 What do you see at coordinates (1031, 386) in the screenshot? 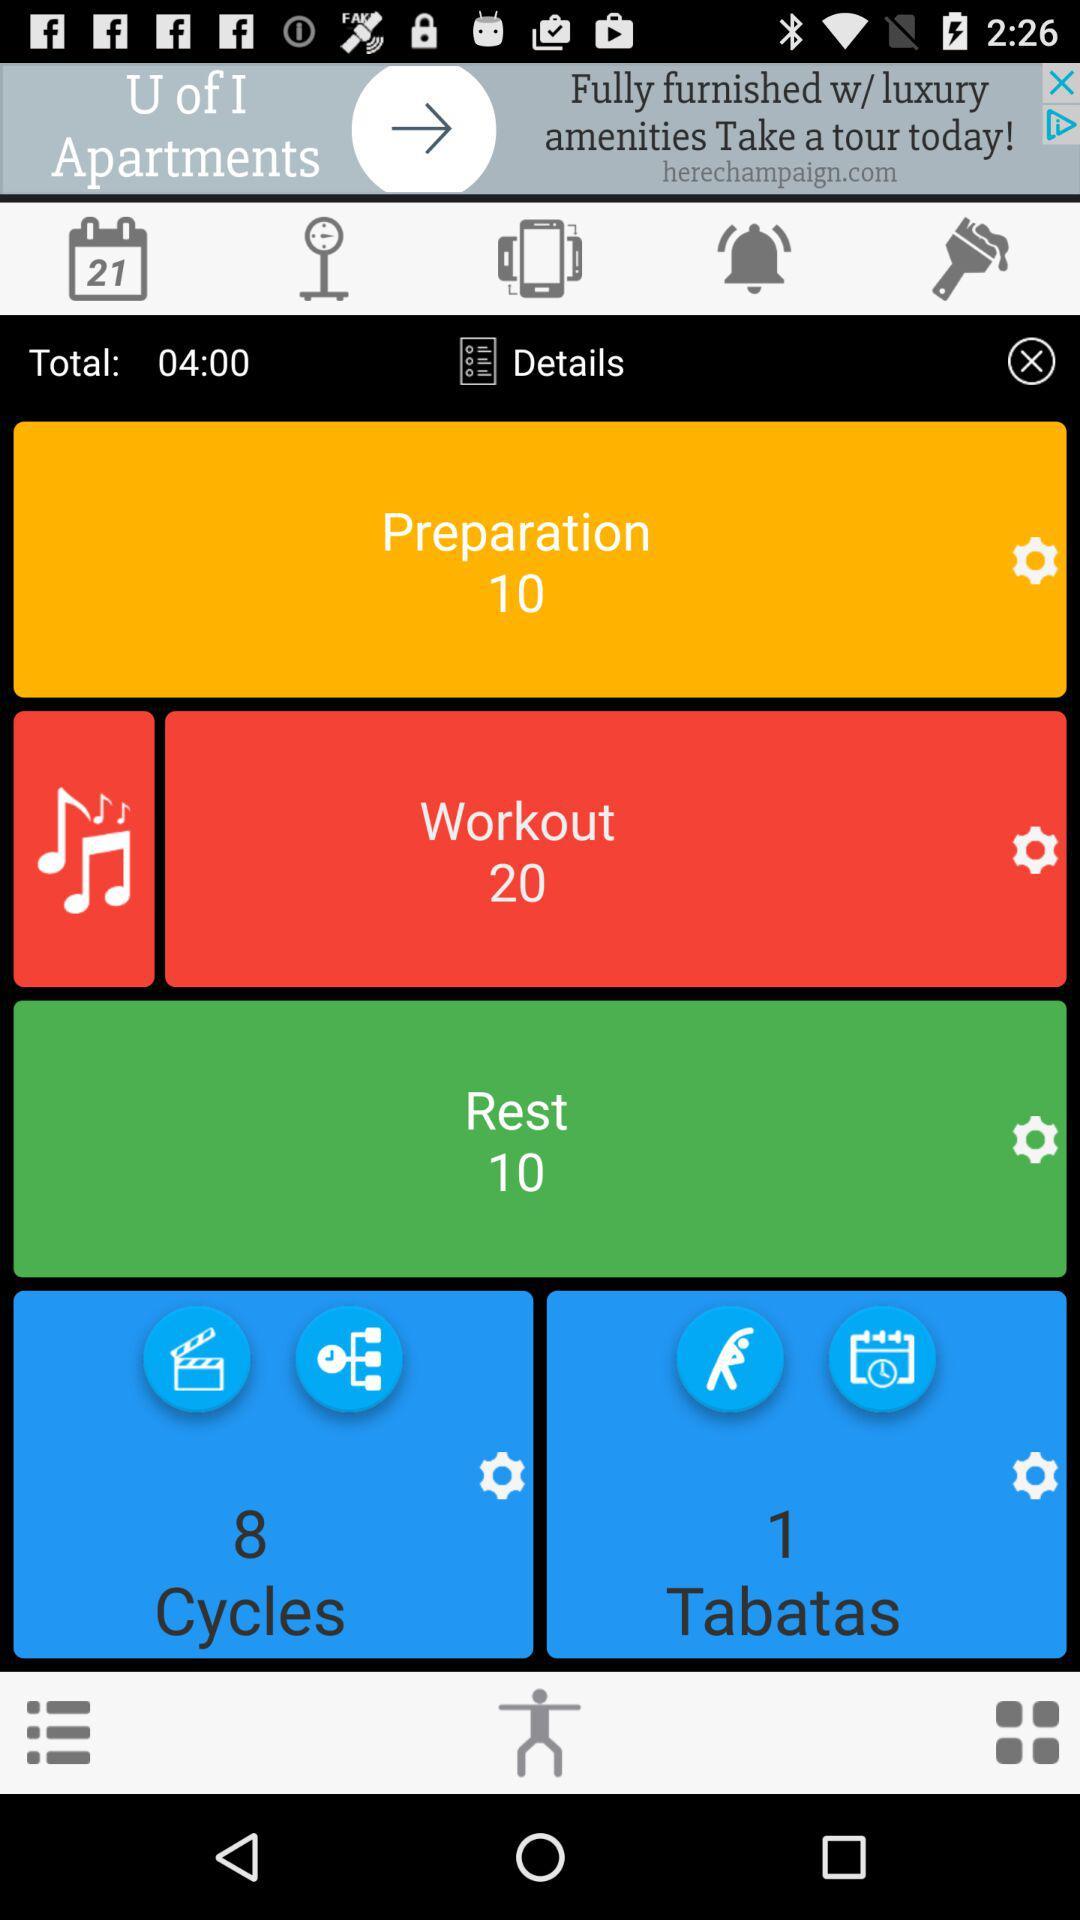
I see `the close icon` at bounding box center [1031, 386].